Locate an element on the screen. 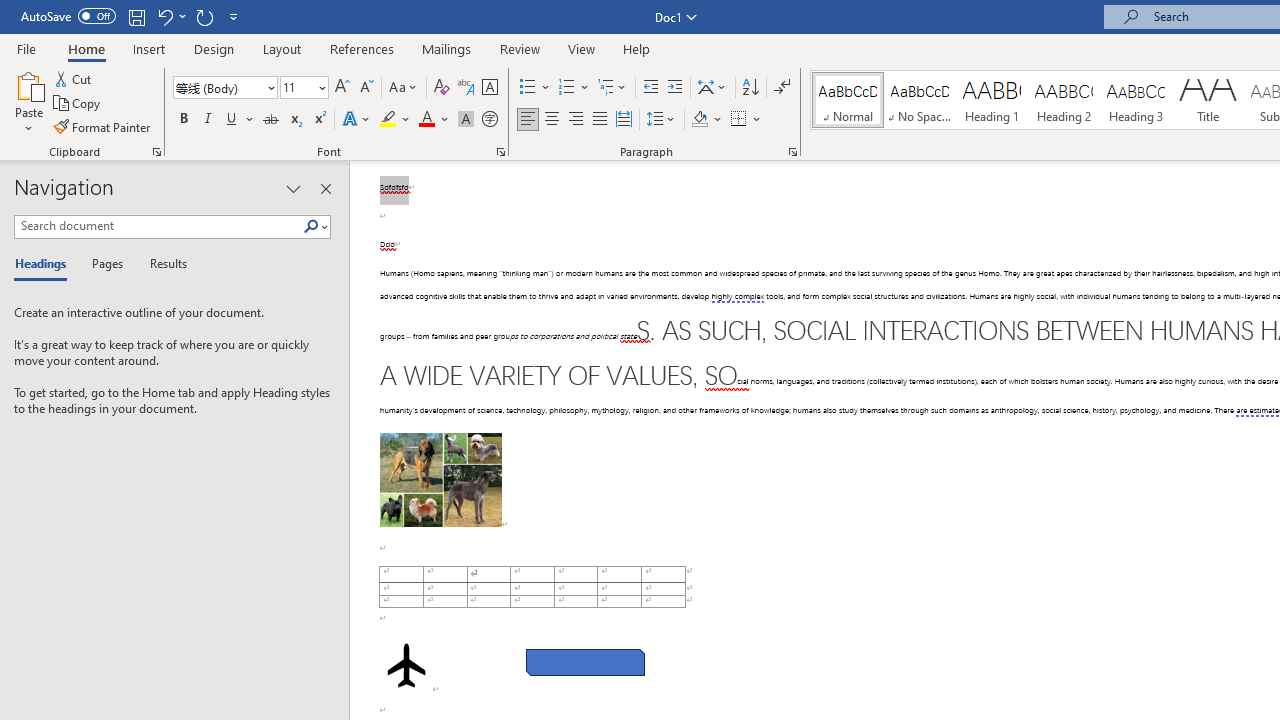 The height and width of the screenshot is (720, 1280). 'Title' is located at coordinates (1207, 100).